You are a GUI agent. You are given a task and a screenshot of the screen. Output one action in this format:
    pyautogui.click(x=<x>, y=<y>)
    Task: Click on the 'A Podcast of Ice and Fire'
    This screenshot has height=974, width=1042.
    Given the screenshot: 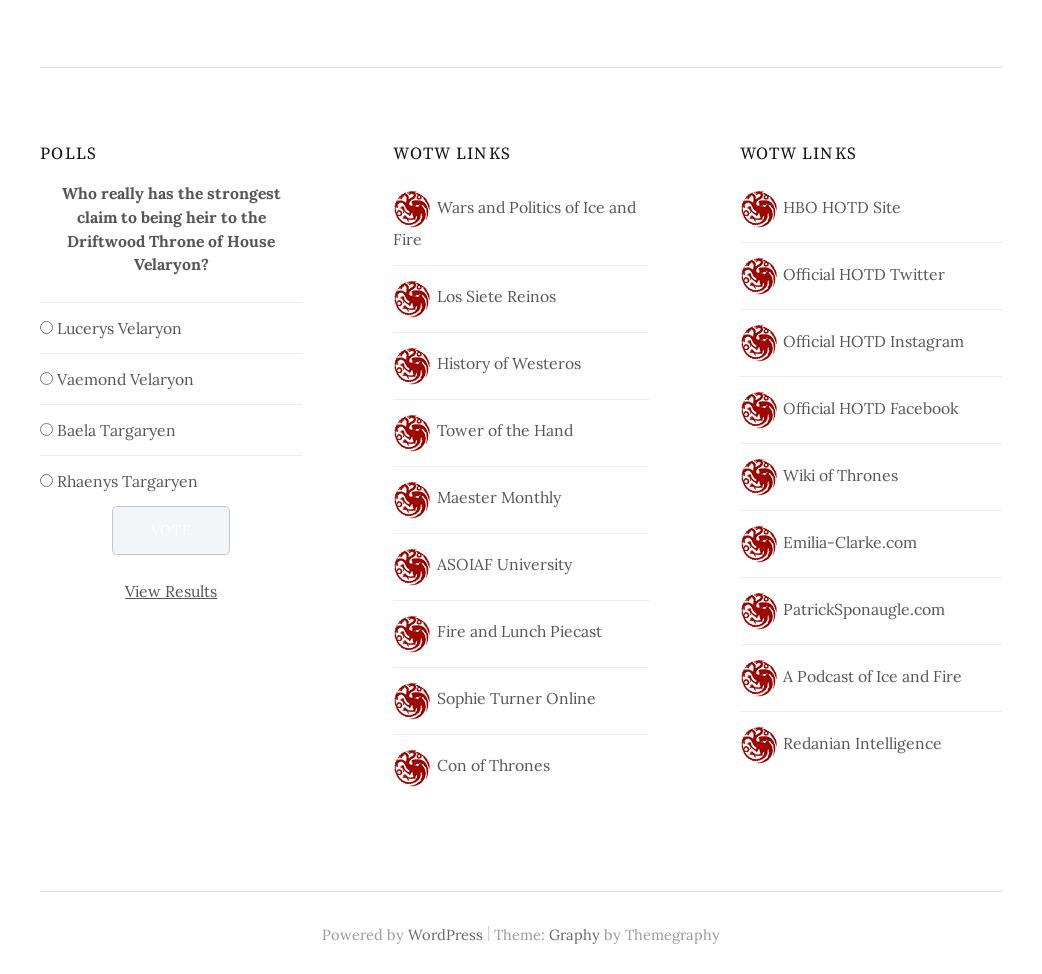 What is the action you would take?
    pyautogui.click(x=870, y=675)
    